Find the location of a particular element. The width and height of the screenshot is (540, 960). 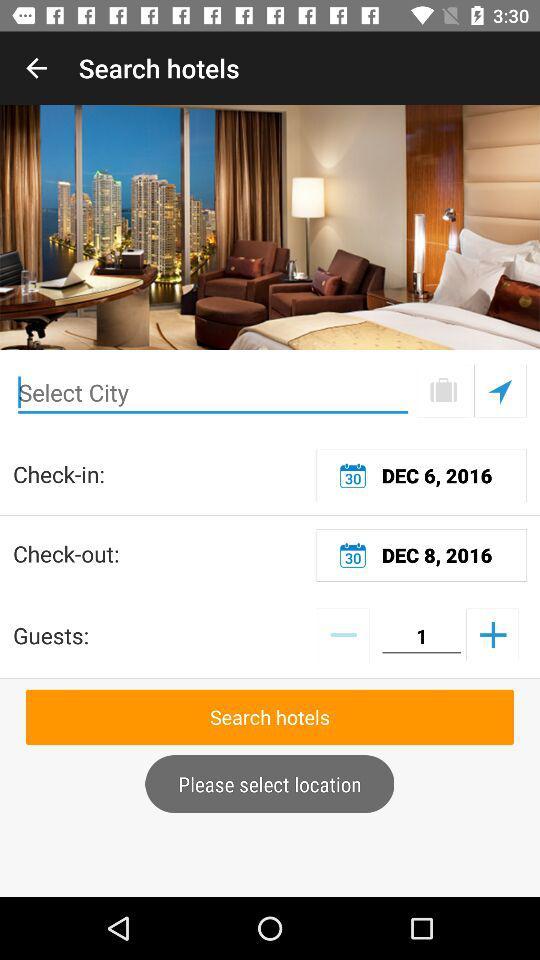

number of guests is located at coordinates (491, 633).